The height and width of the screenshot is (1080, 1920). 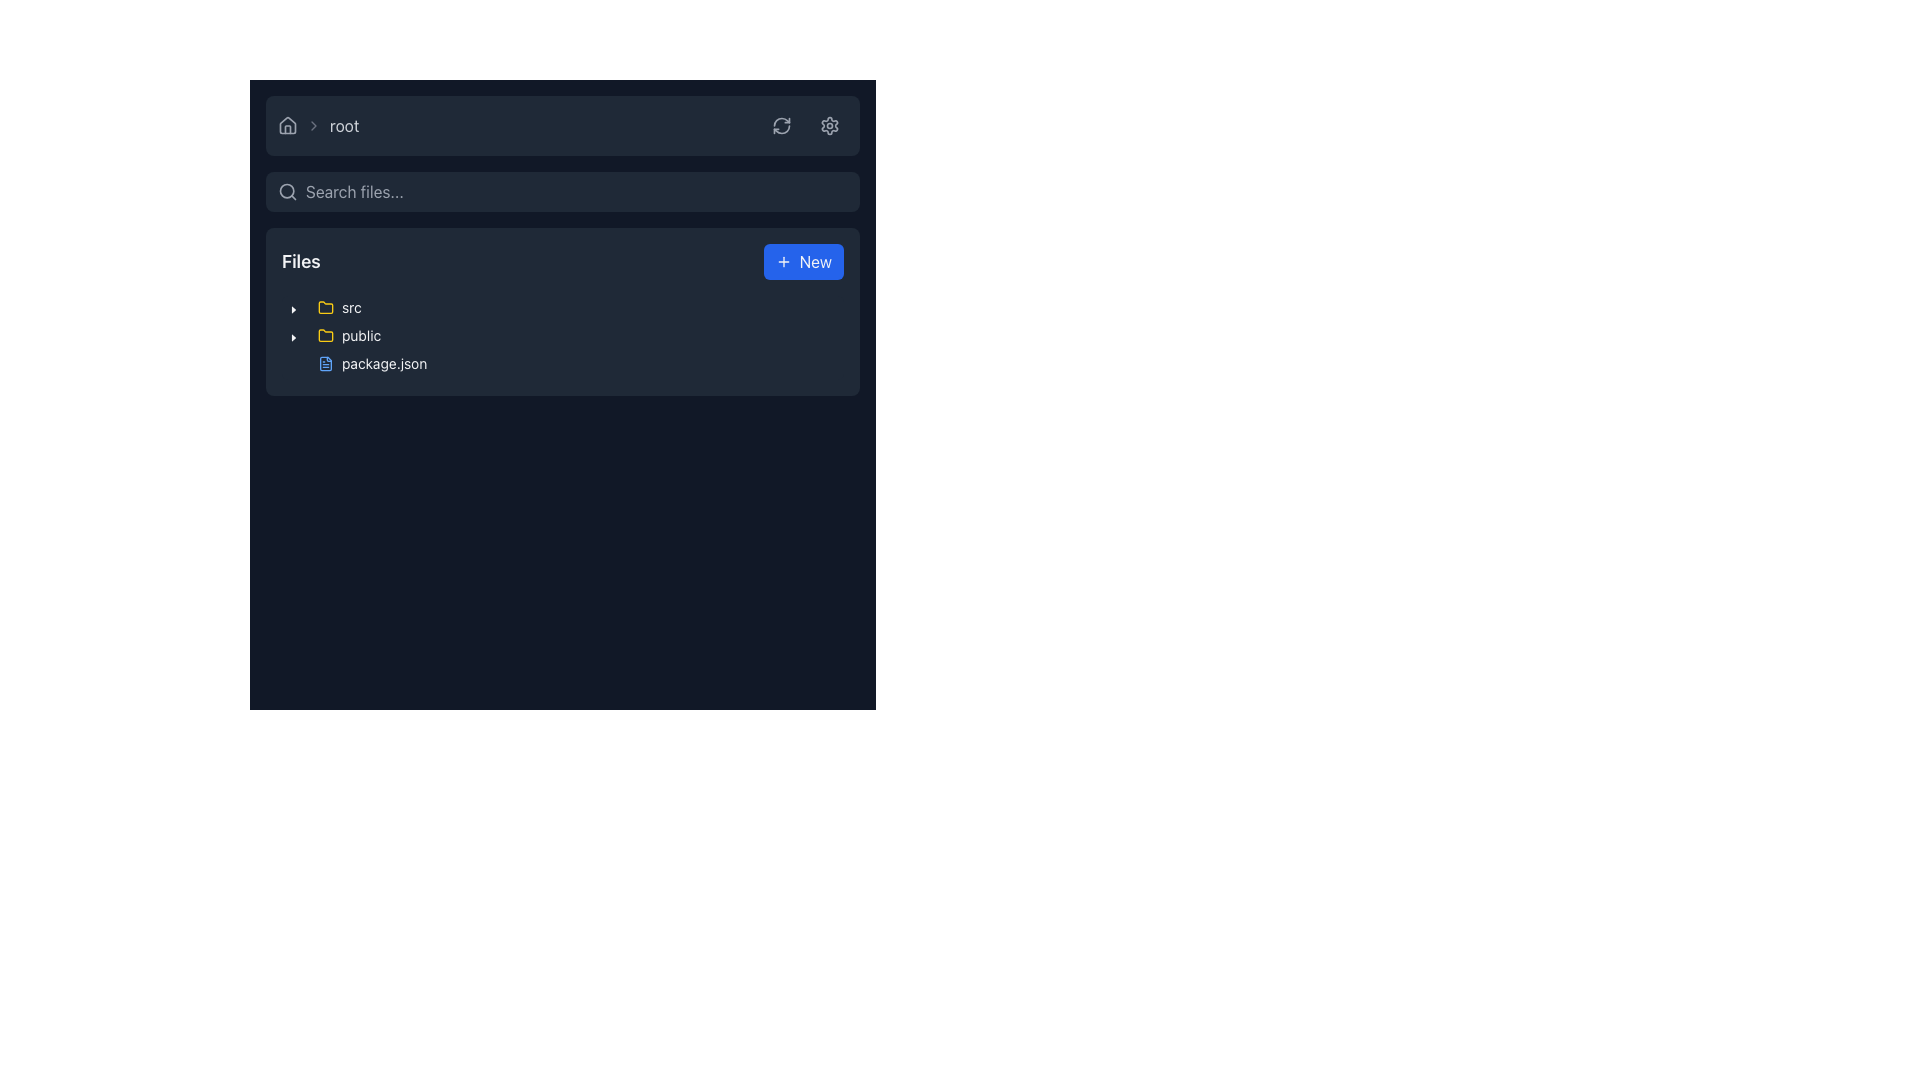 I want to click on the 'home' icon located at the top-left corner of the horizontal toolbar, so click(x=287, y=126).